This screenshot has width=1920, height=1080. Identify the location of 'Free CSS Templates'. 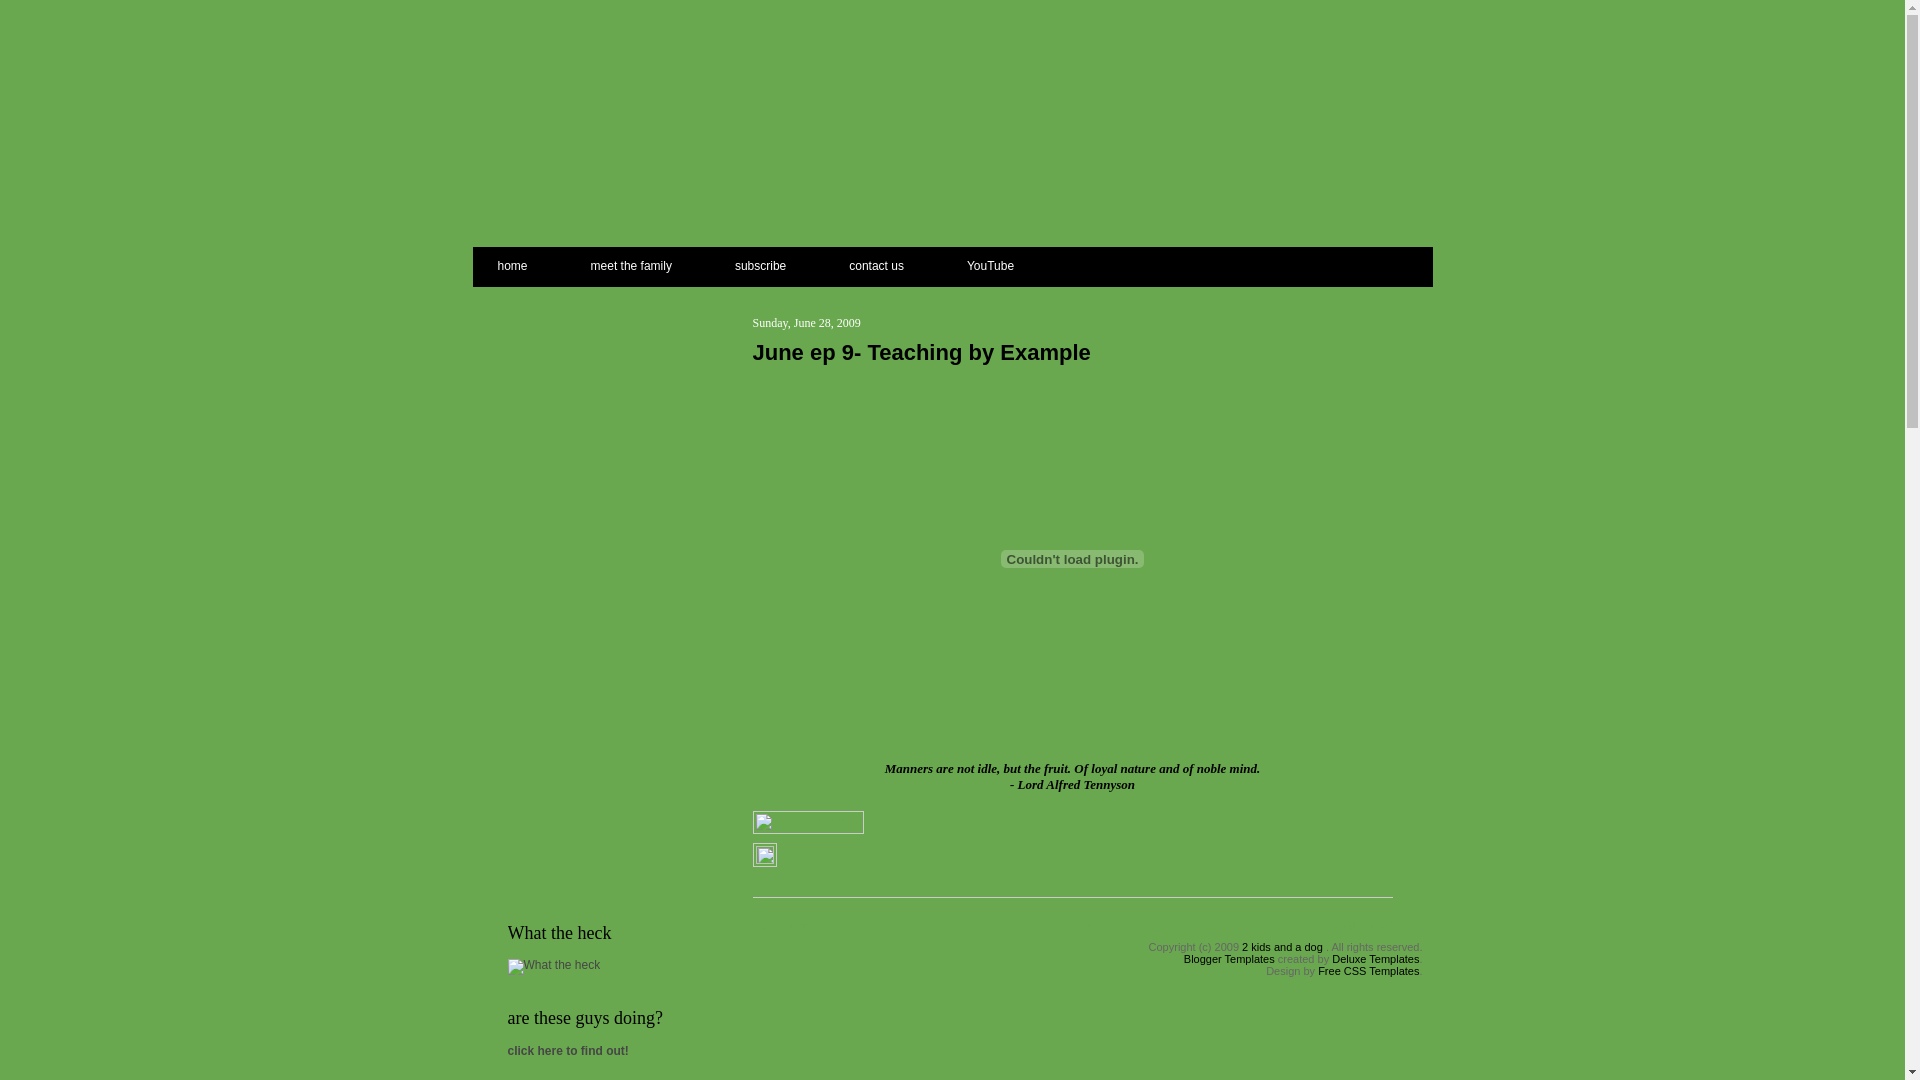
(1318, 970).